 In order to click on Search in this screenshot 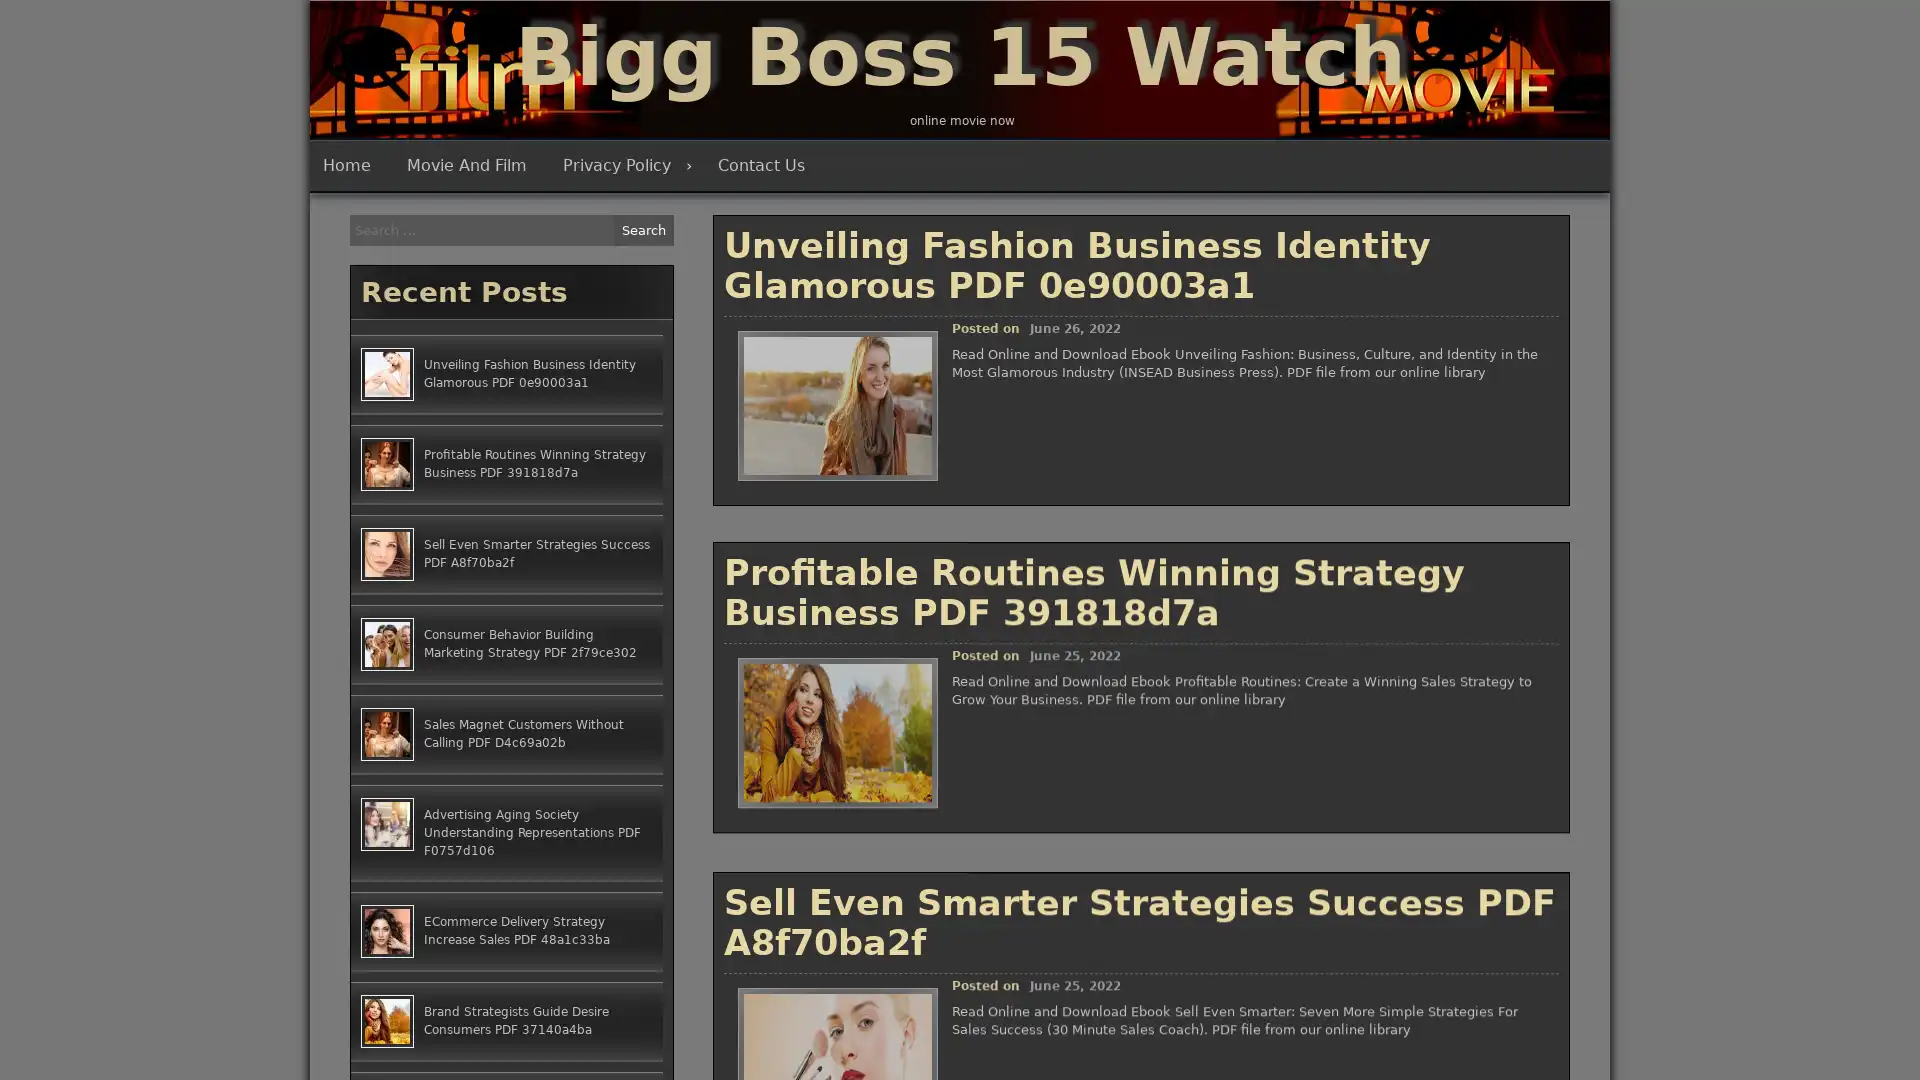, I will do `click(643, 229)`.